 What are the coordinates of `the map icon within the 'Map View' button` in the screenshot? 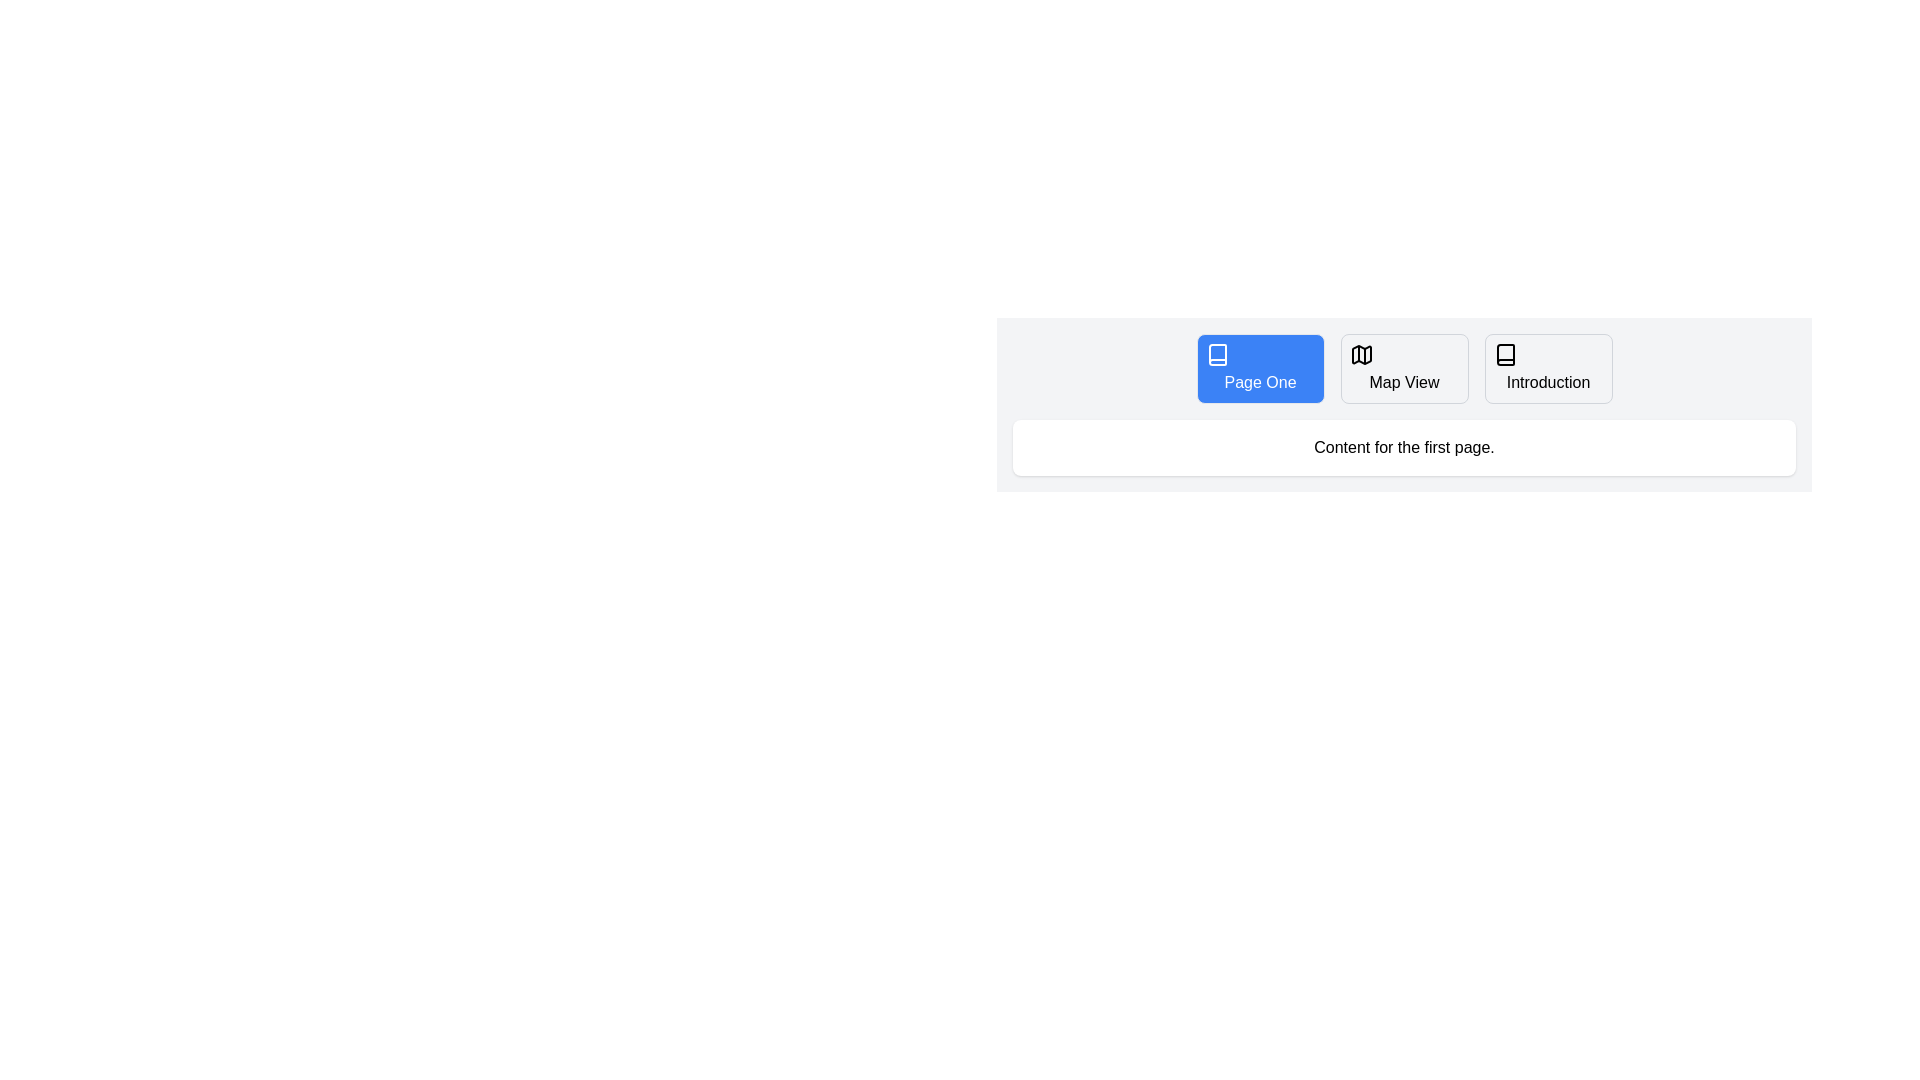 It's located at (1360, 353).